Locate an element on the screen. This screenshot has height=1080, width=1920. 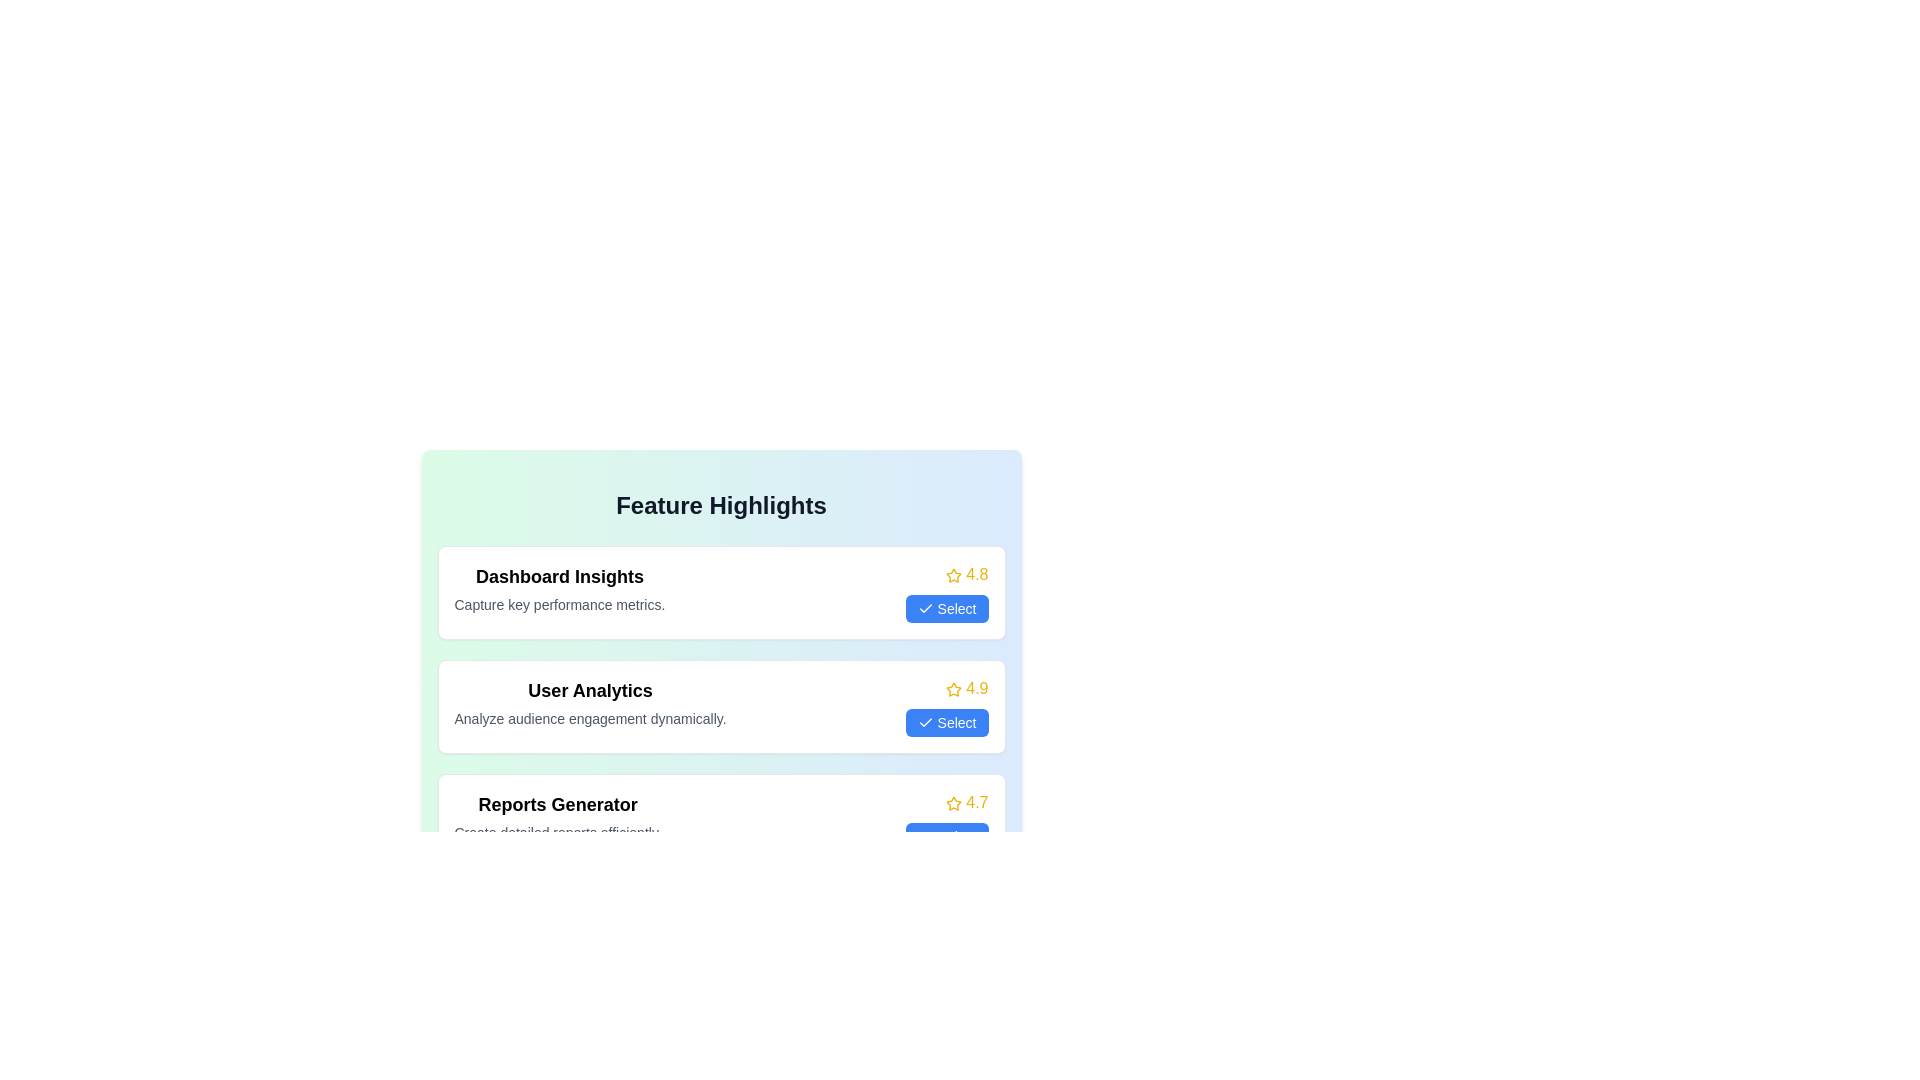
the text of User Analytics to read the full description is located at coordinates (589, 689).